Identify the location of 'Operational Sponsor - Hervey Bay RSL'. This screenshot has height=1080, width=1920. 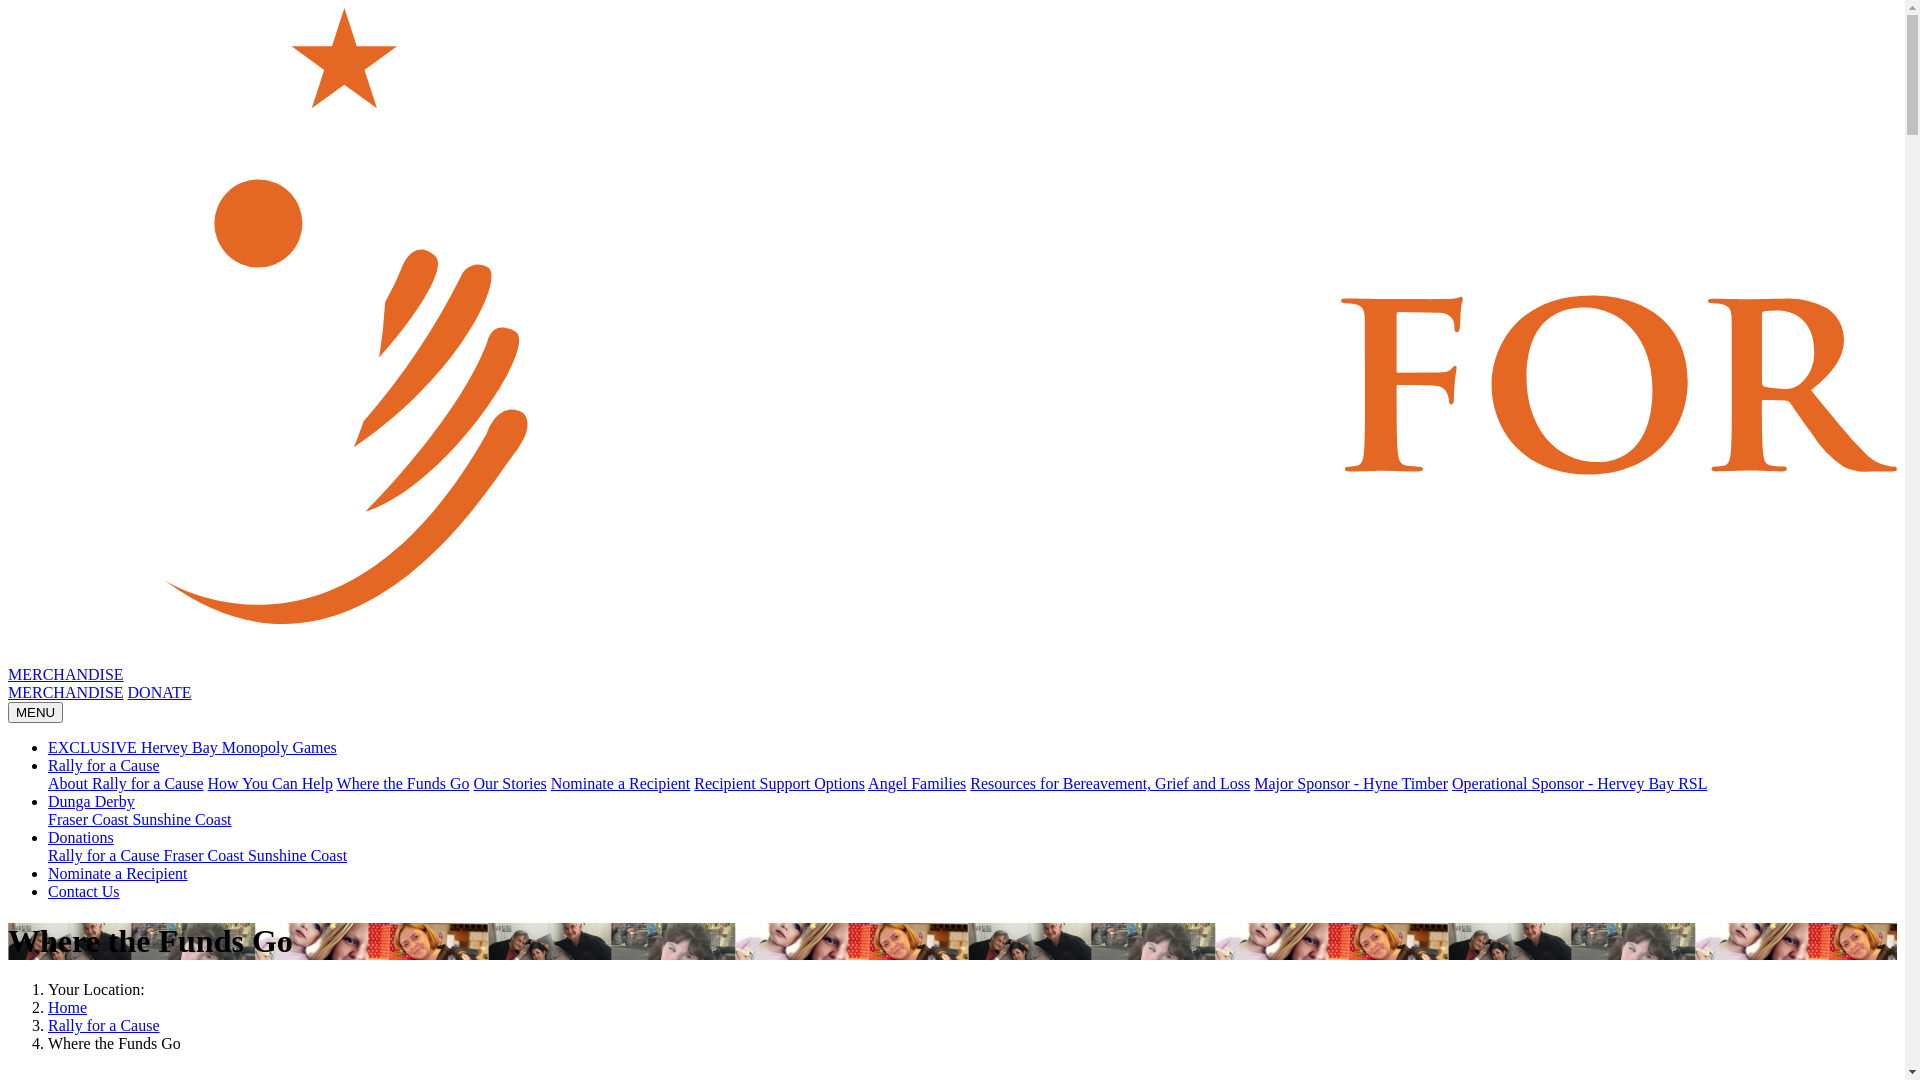
(1578, 782).